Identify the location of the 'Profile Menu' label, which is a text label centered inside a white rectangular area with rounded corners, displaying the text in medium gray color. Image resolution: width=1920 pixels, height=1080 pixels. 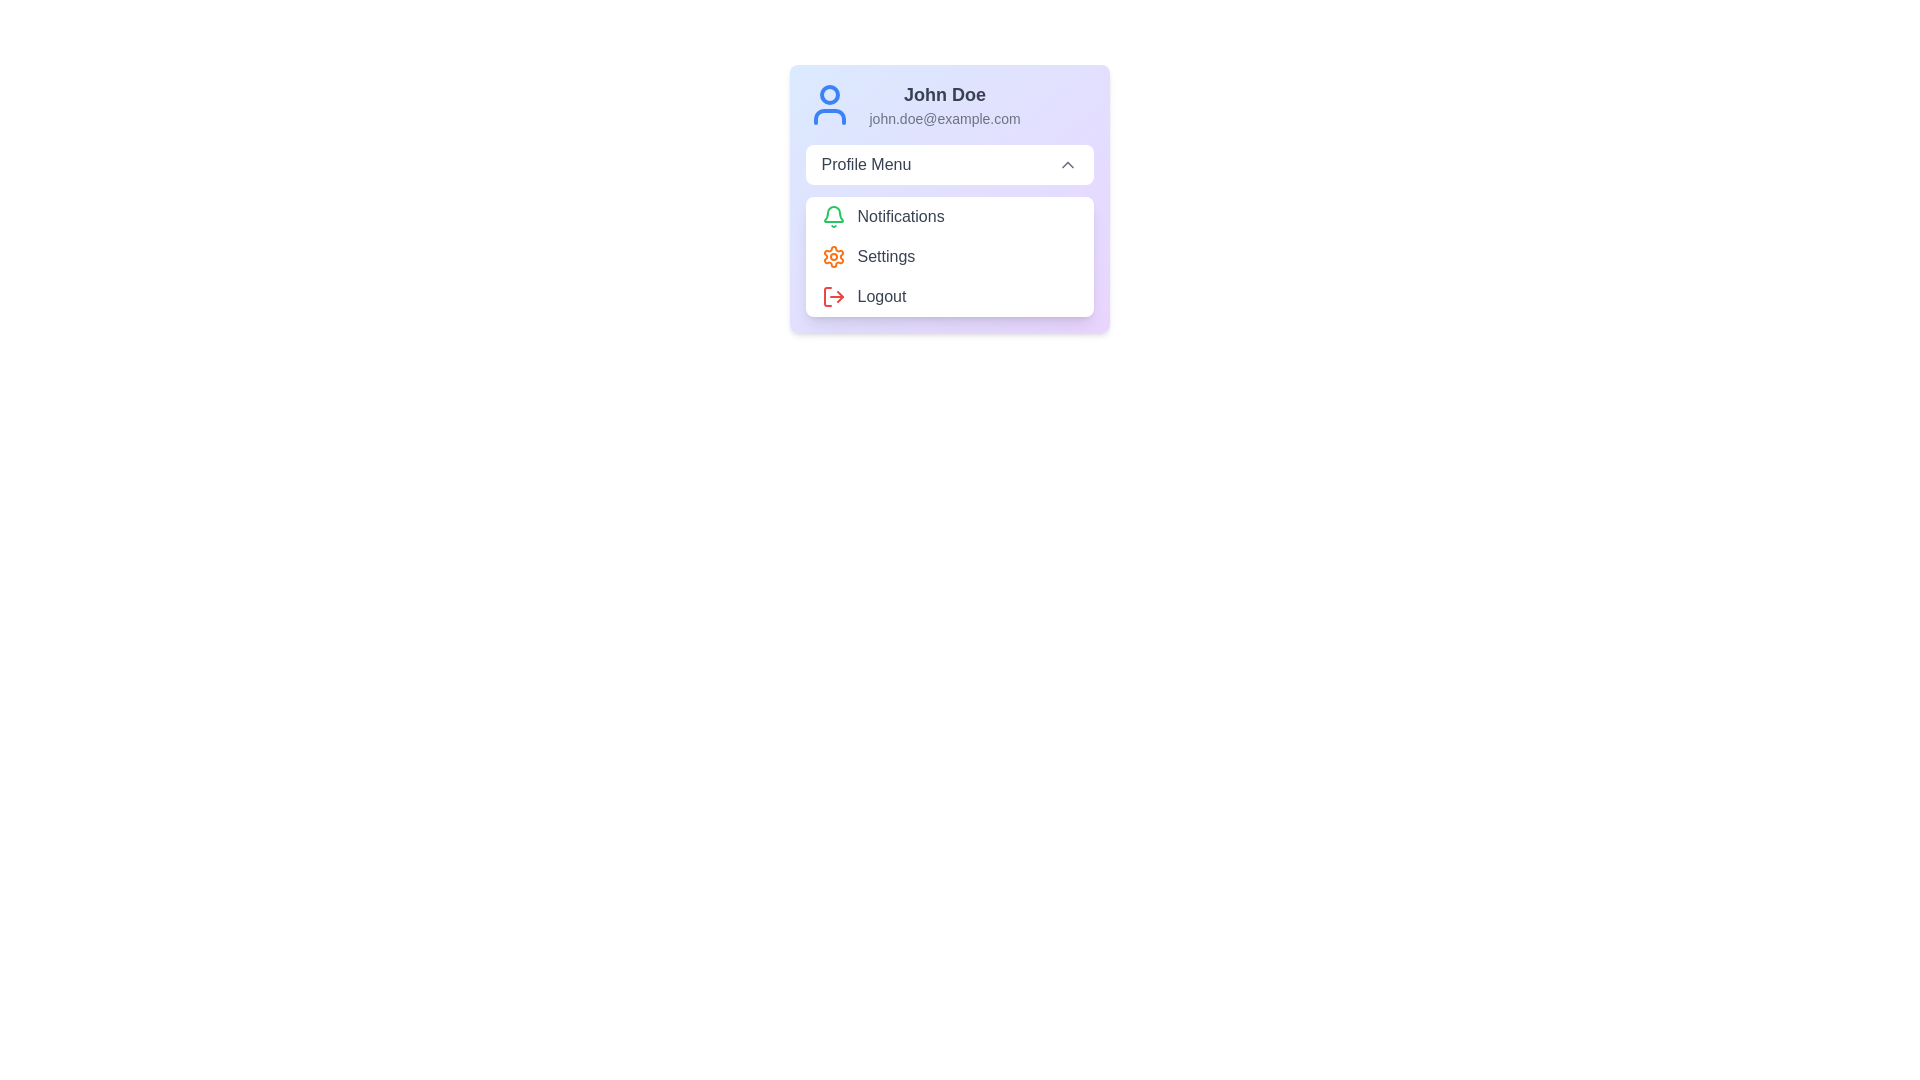
(866, 164).